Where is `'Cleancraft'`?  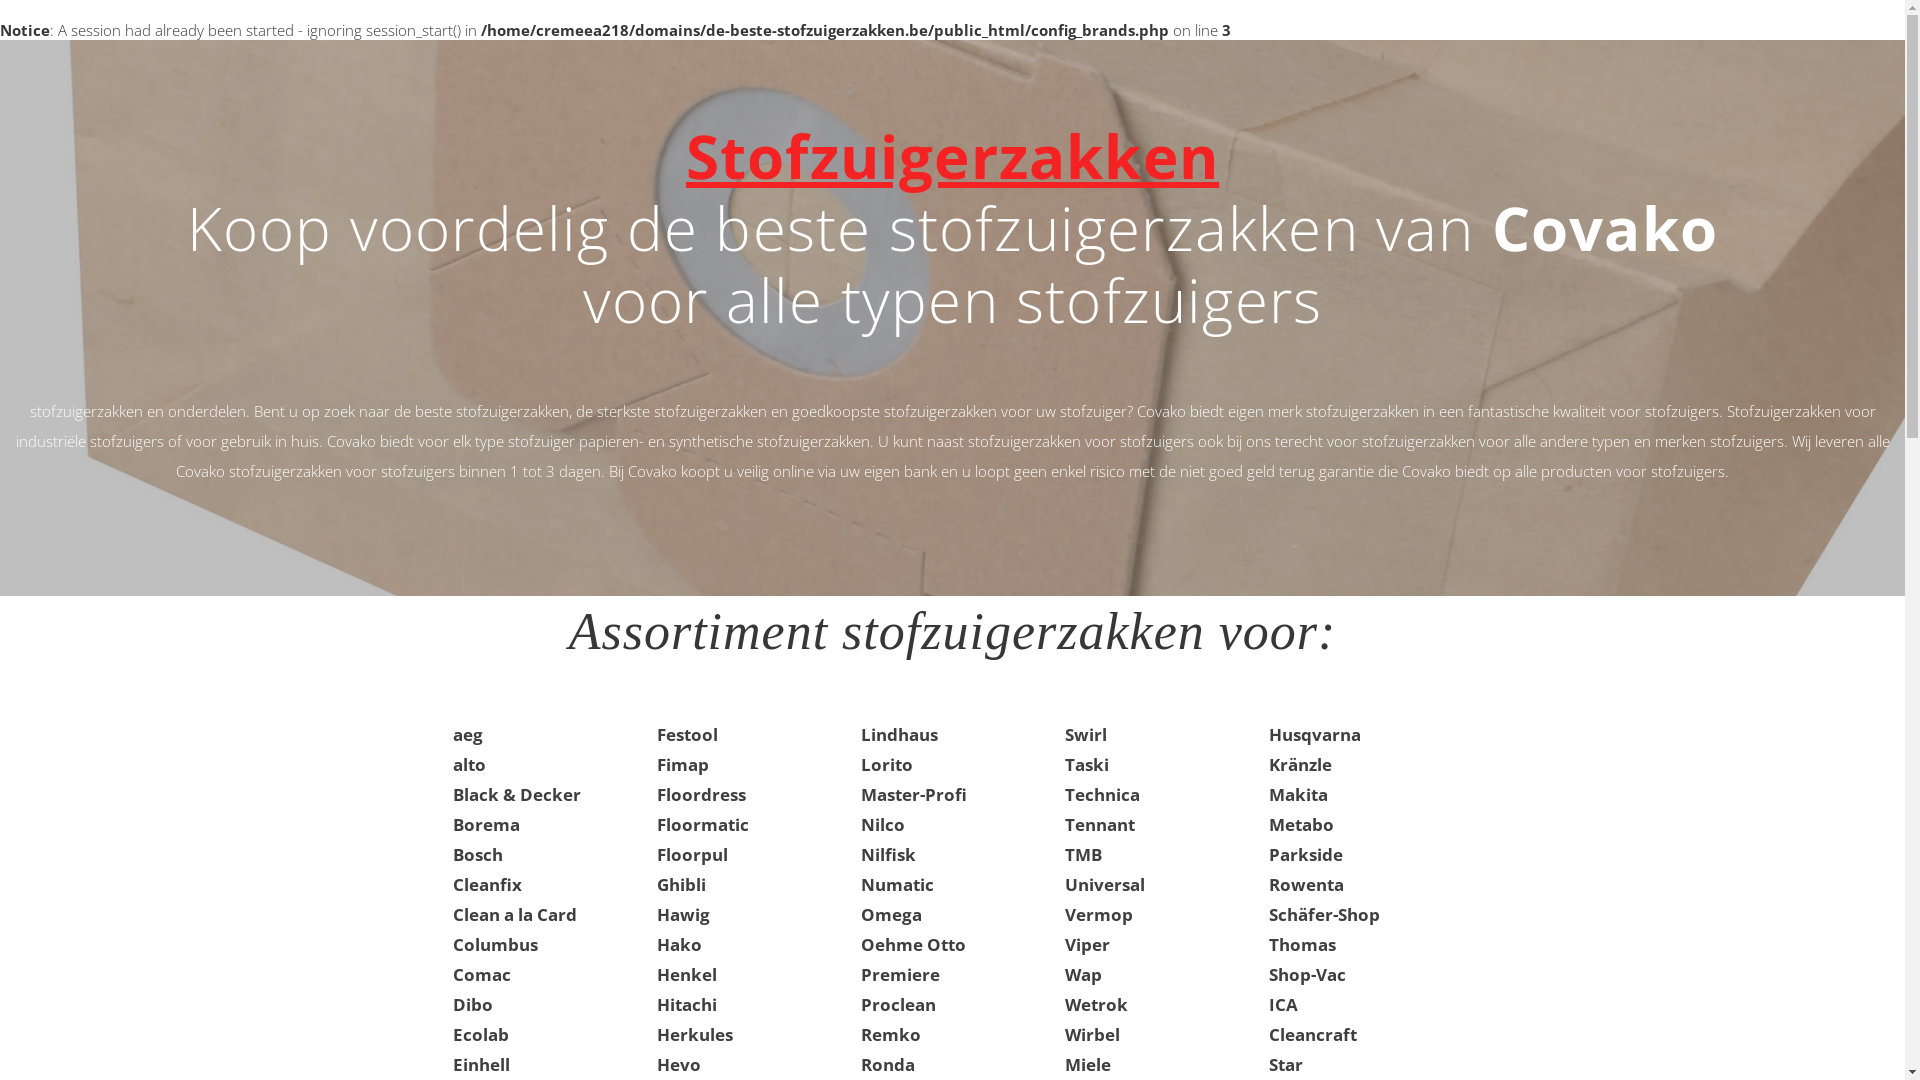 'Cleancraft' is located at coordinates (1311, 1034).